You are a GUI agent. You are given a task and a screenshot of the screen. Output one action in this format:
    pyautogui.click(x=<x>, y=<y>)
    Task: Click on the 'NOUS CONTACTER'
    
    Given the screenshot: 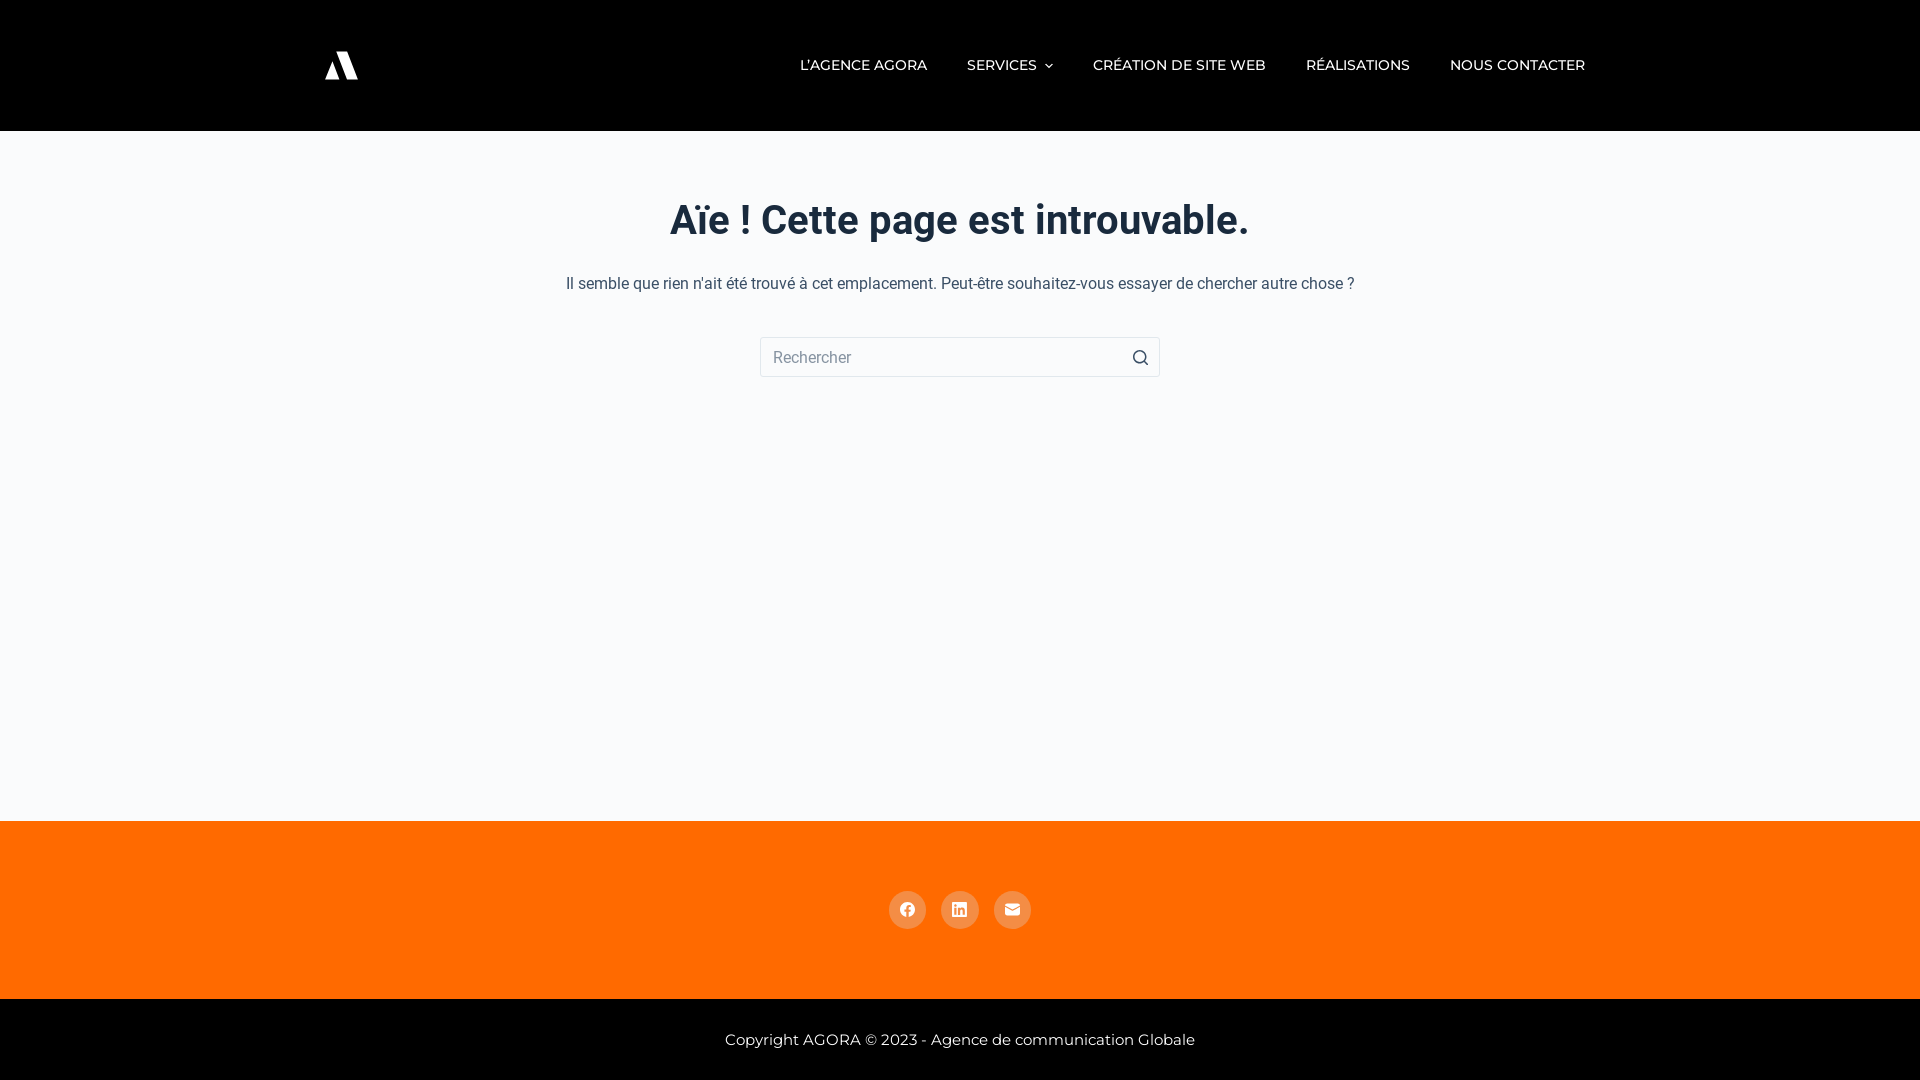 What is the action you would take?
    pyautogui.click(x=1429, y=64)
    